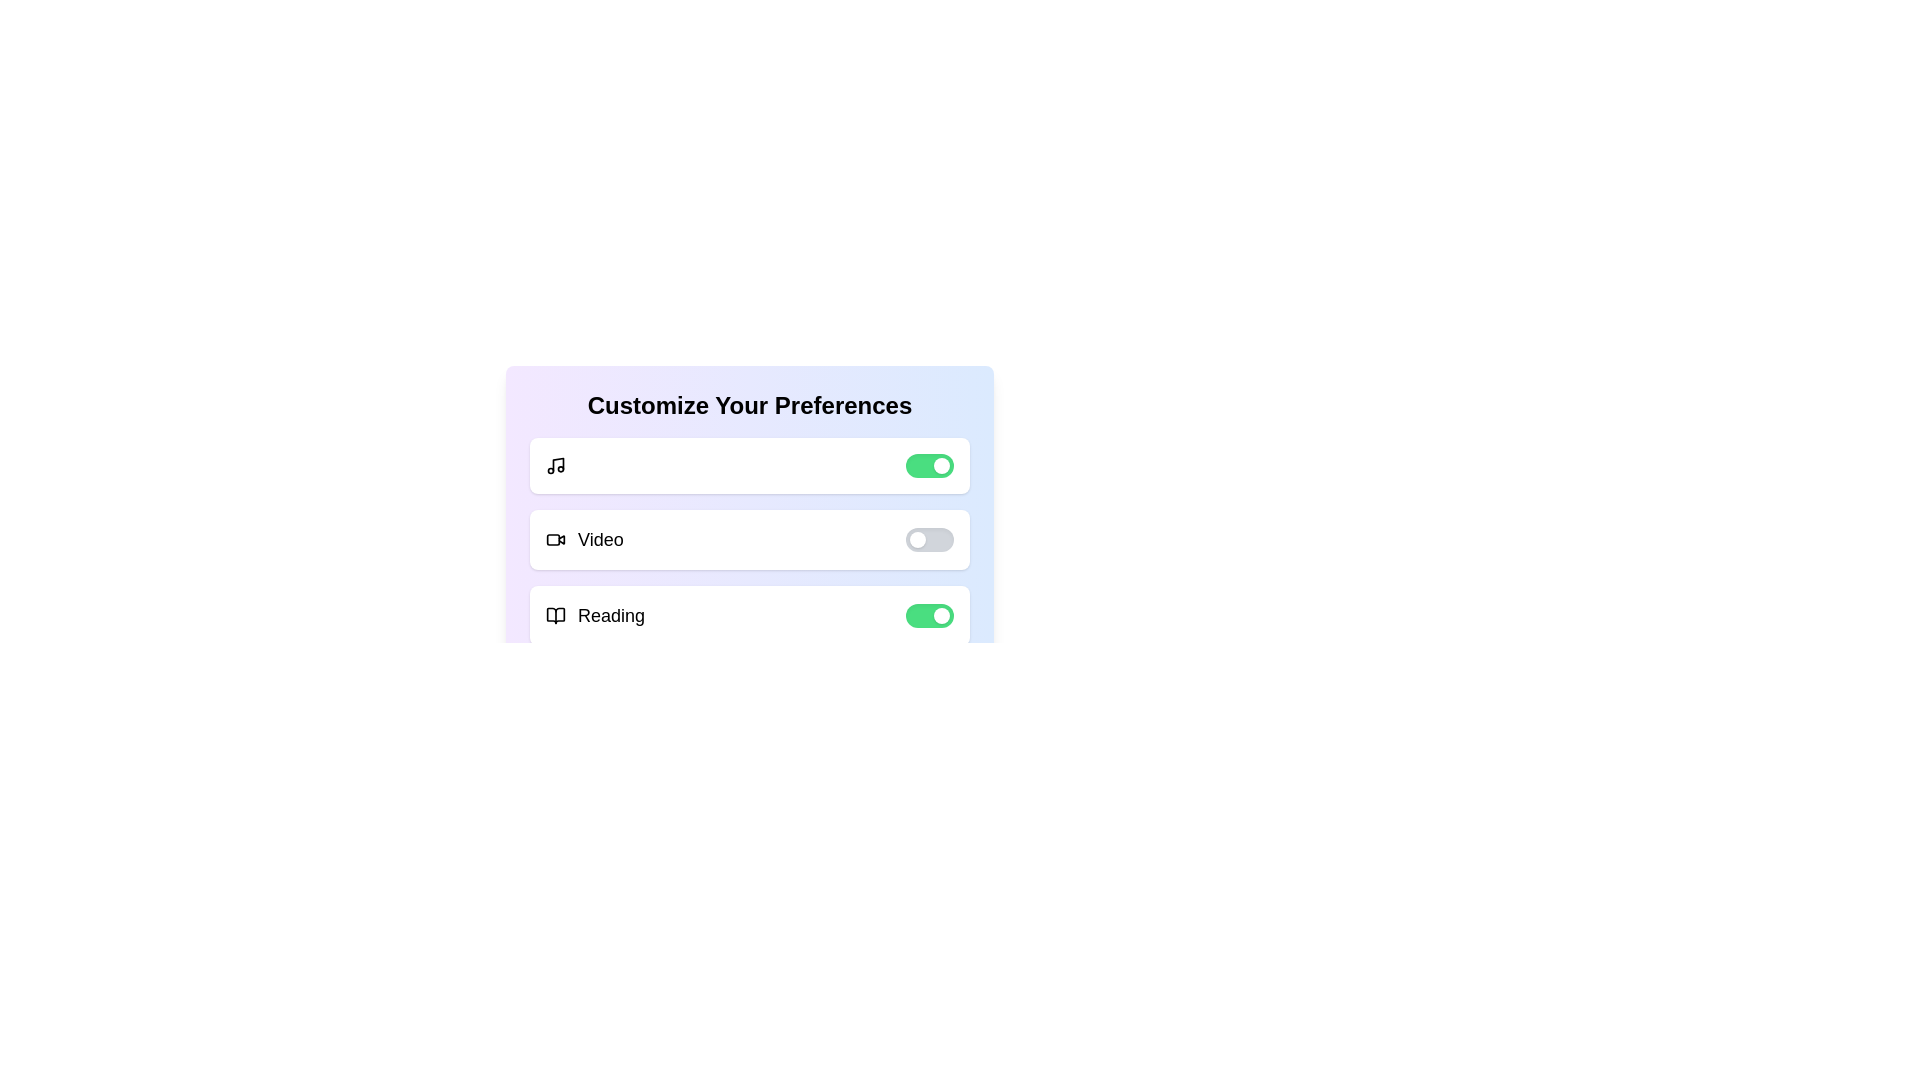  Describe the element at coordinates (556, 615) in the screenshot. I see `the icon next to Reading` at that location.